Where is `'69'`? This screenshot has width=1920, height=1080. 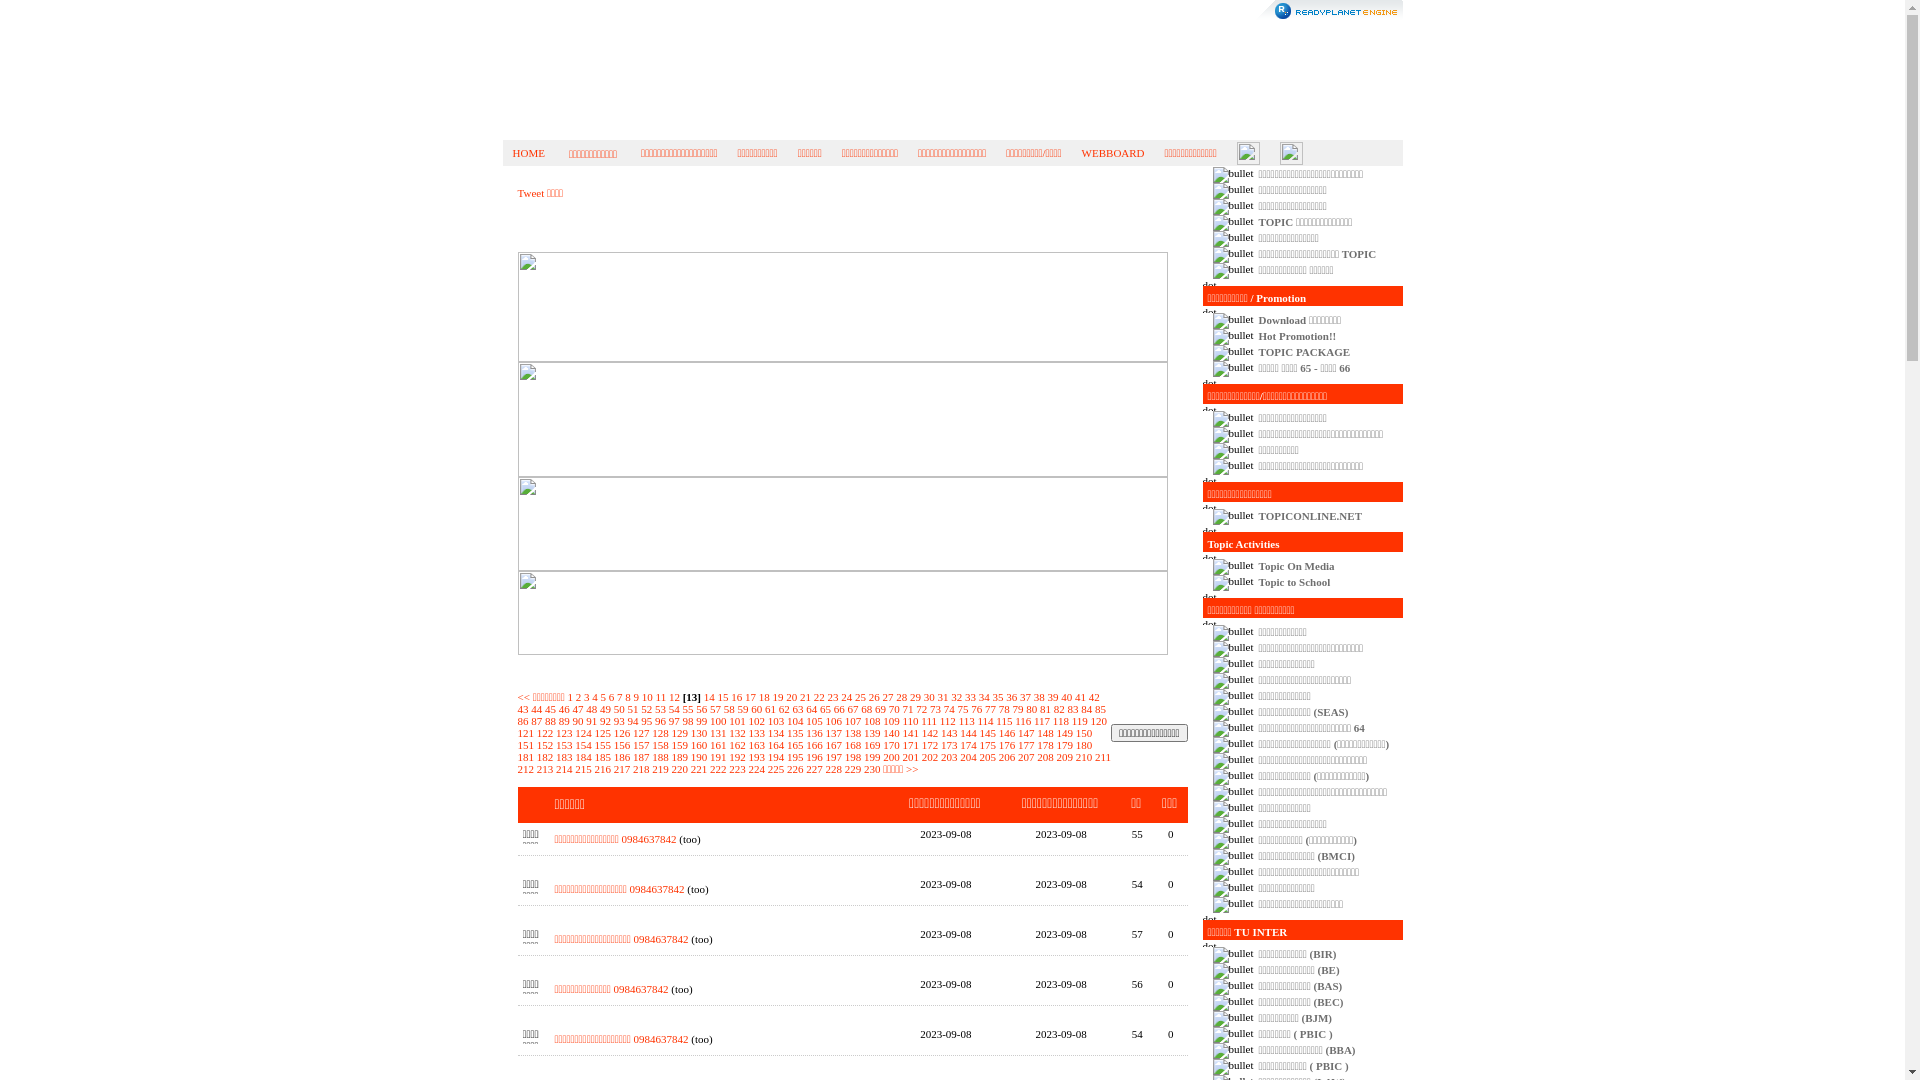
'69' is located at coordinates (874, 708).